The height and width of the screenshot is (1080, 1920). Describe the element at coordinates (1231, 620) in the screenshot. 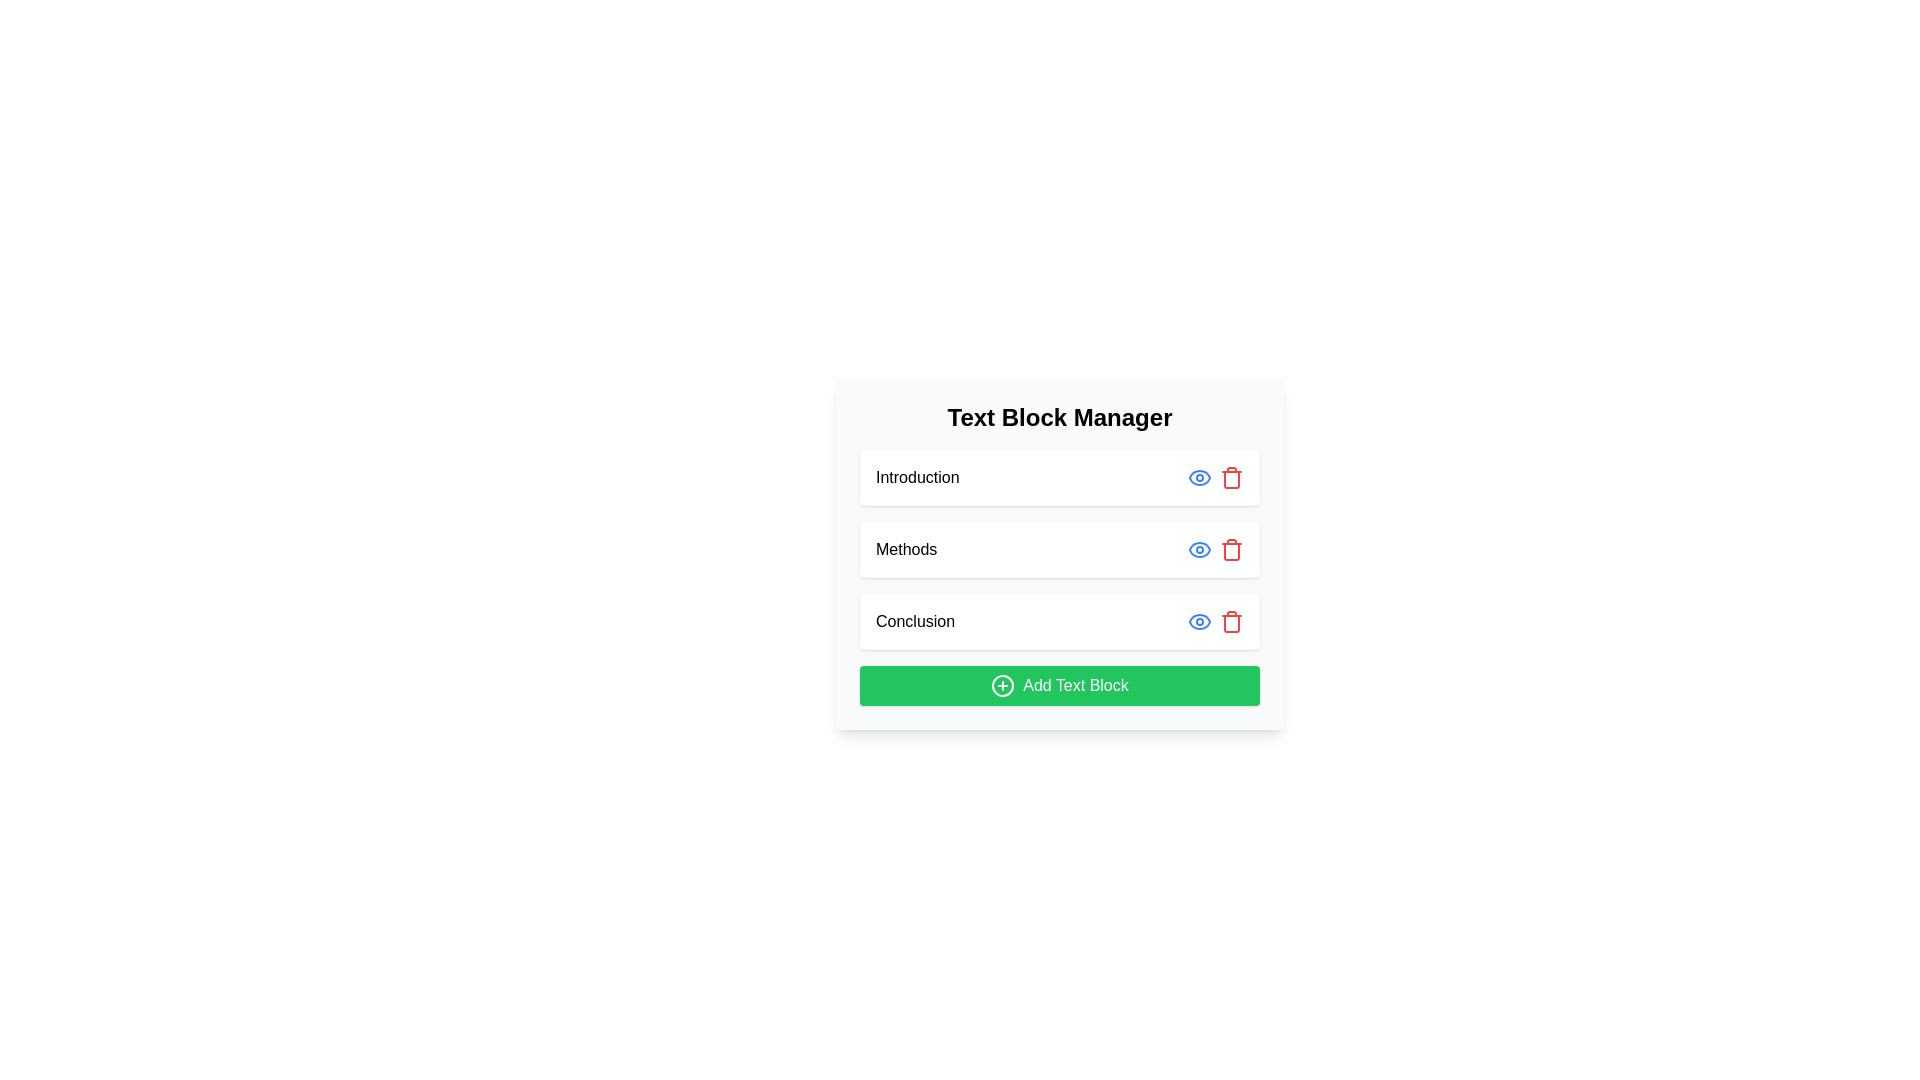

I see `the delete button for the text block titled 'Conclusion'` at that location.